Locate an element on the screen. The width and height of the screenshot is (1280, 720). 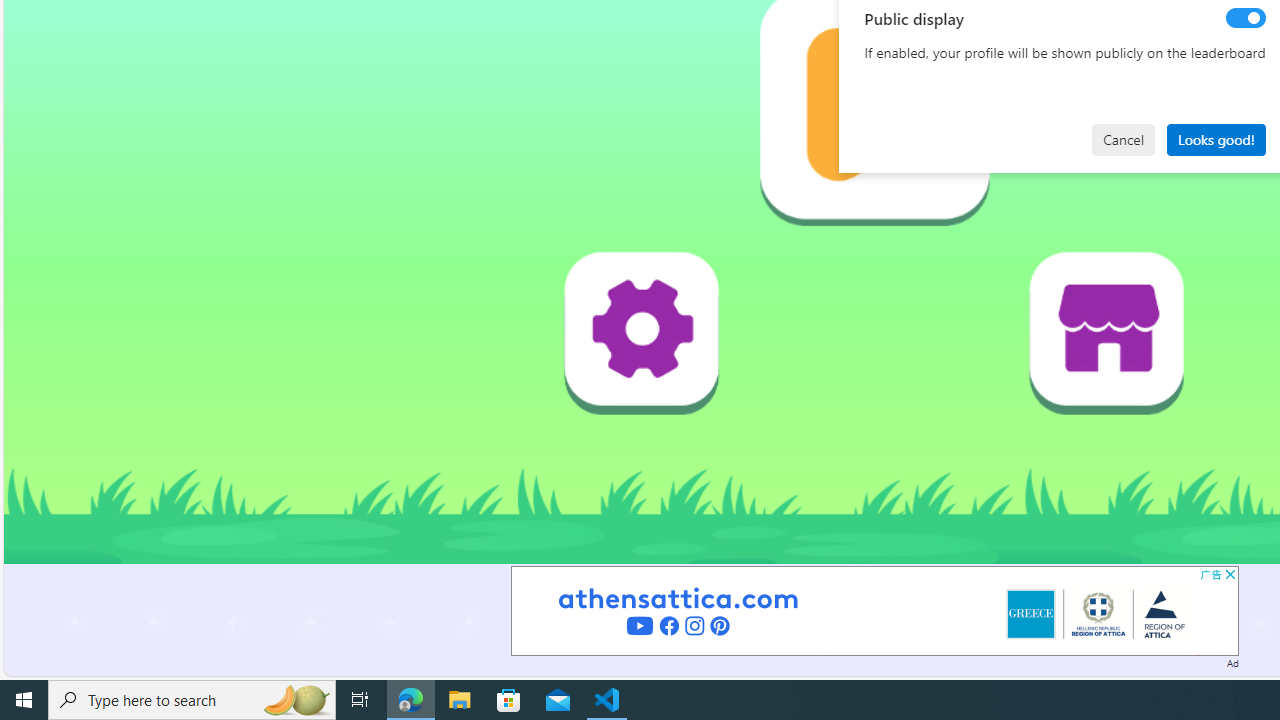
'Cancel' is located at coordinates (1123, 138).